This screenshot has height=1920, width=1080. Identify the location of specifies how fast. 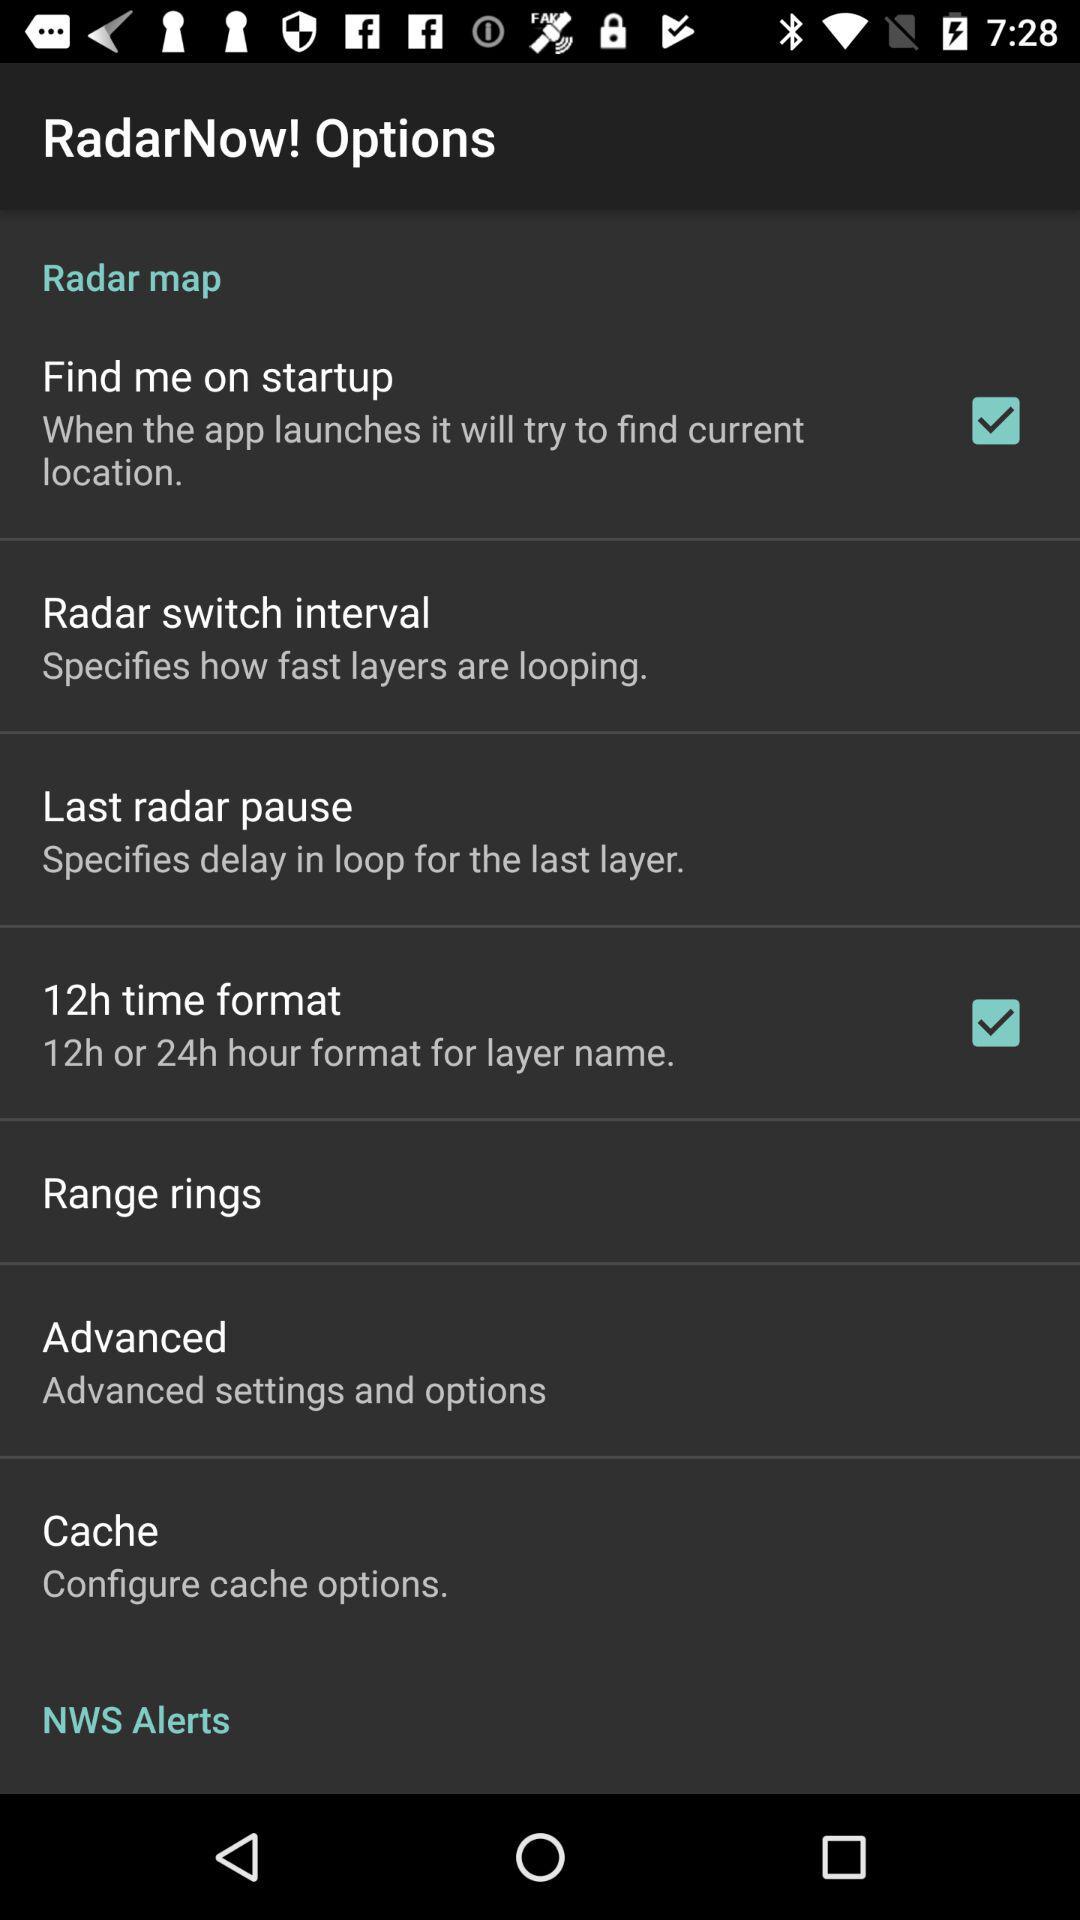
(344, 664).